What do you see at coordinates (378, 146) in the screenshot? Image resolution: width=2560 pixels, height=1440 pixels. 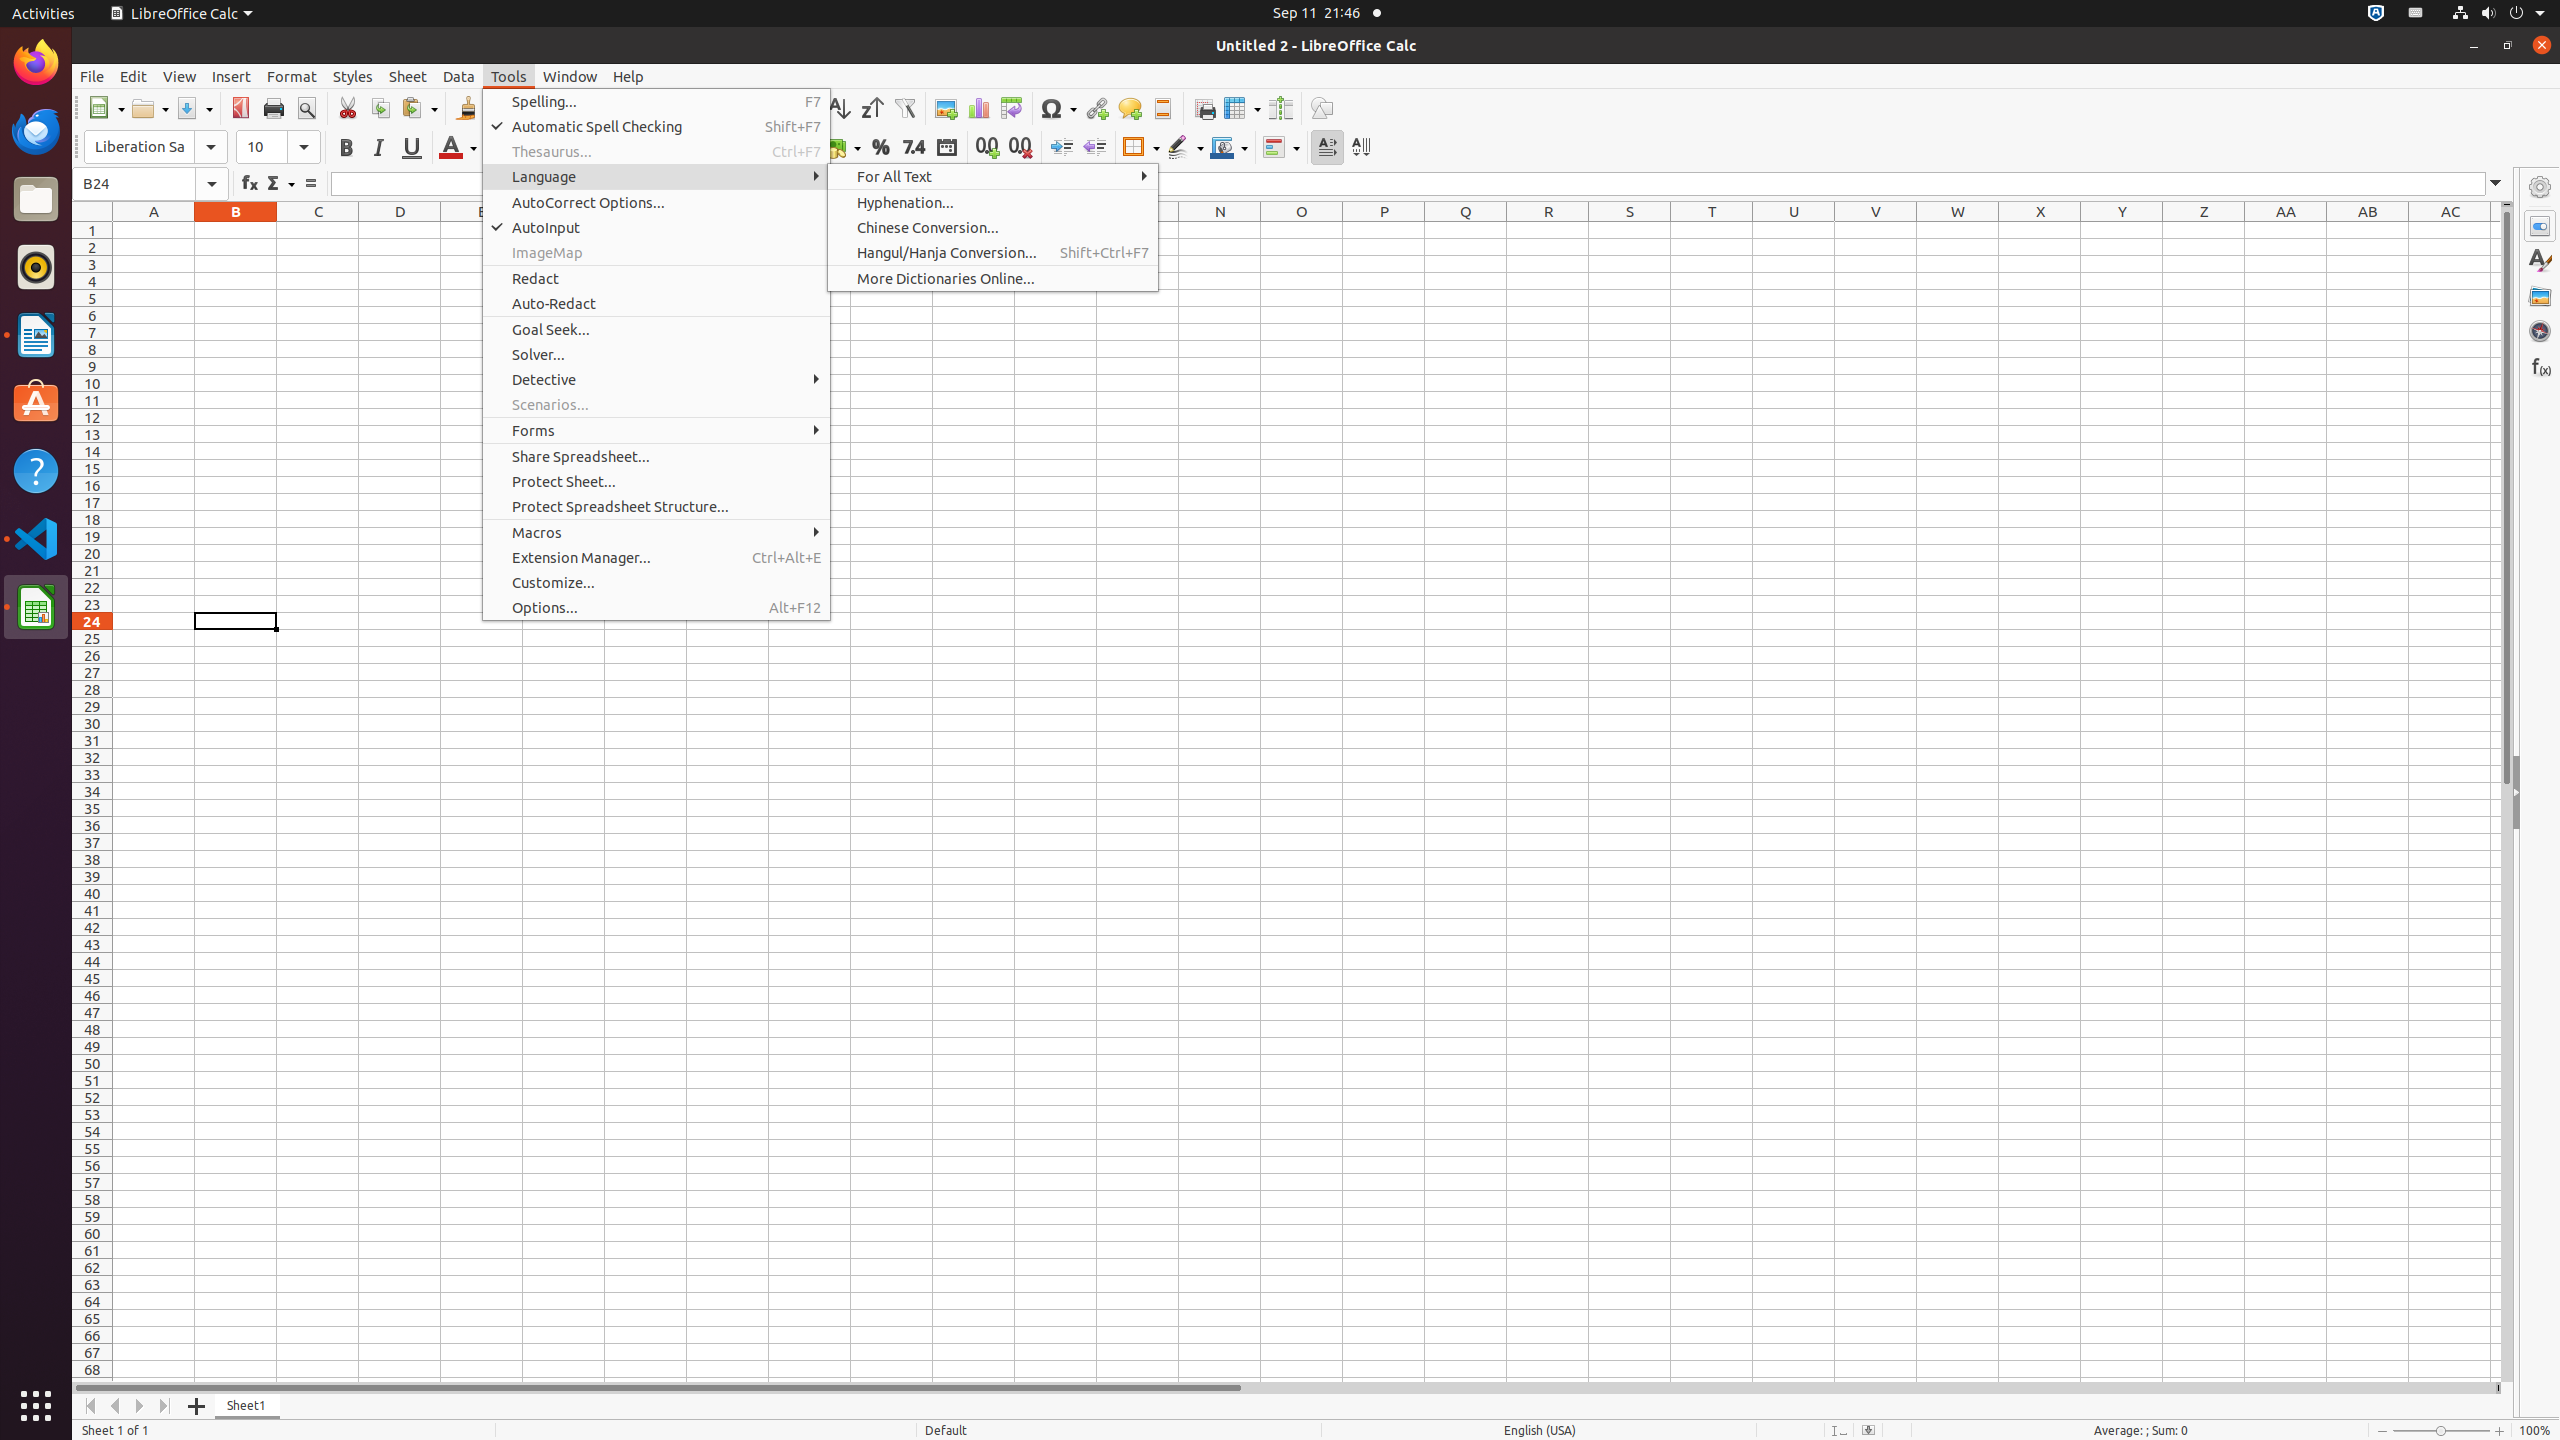 I see `'Italic'` at bounding box center [378, 146].